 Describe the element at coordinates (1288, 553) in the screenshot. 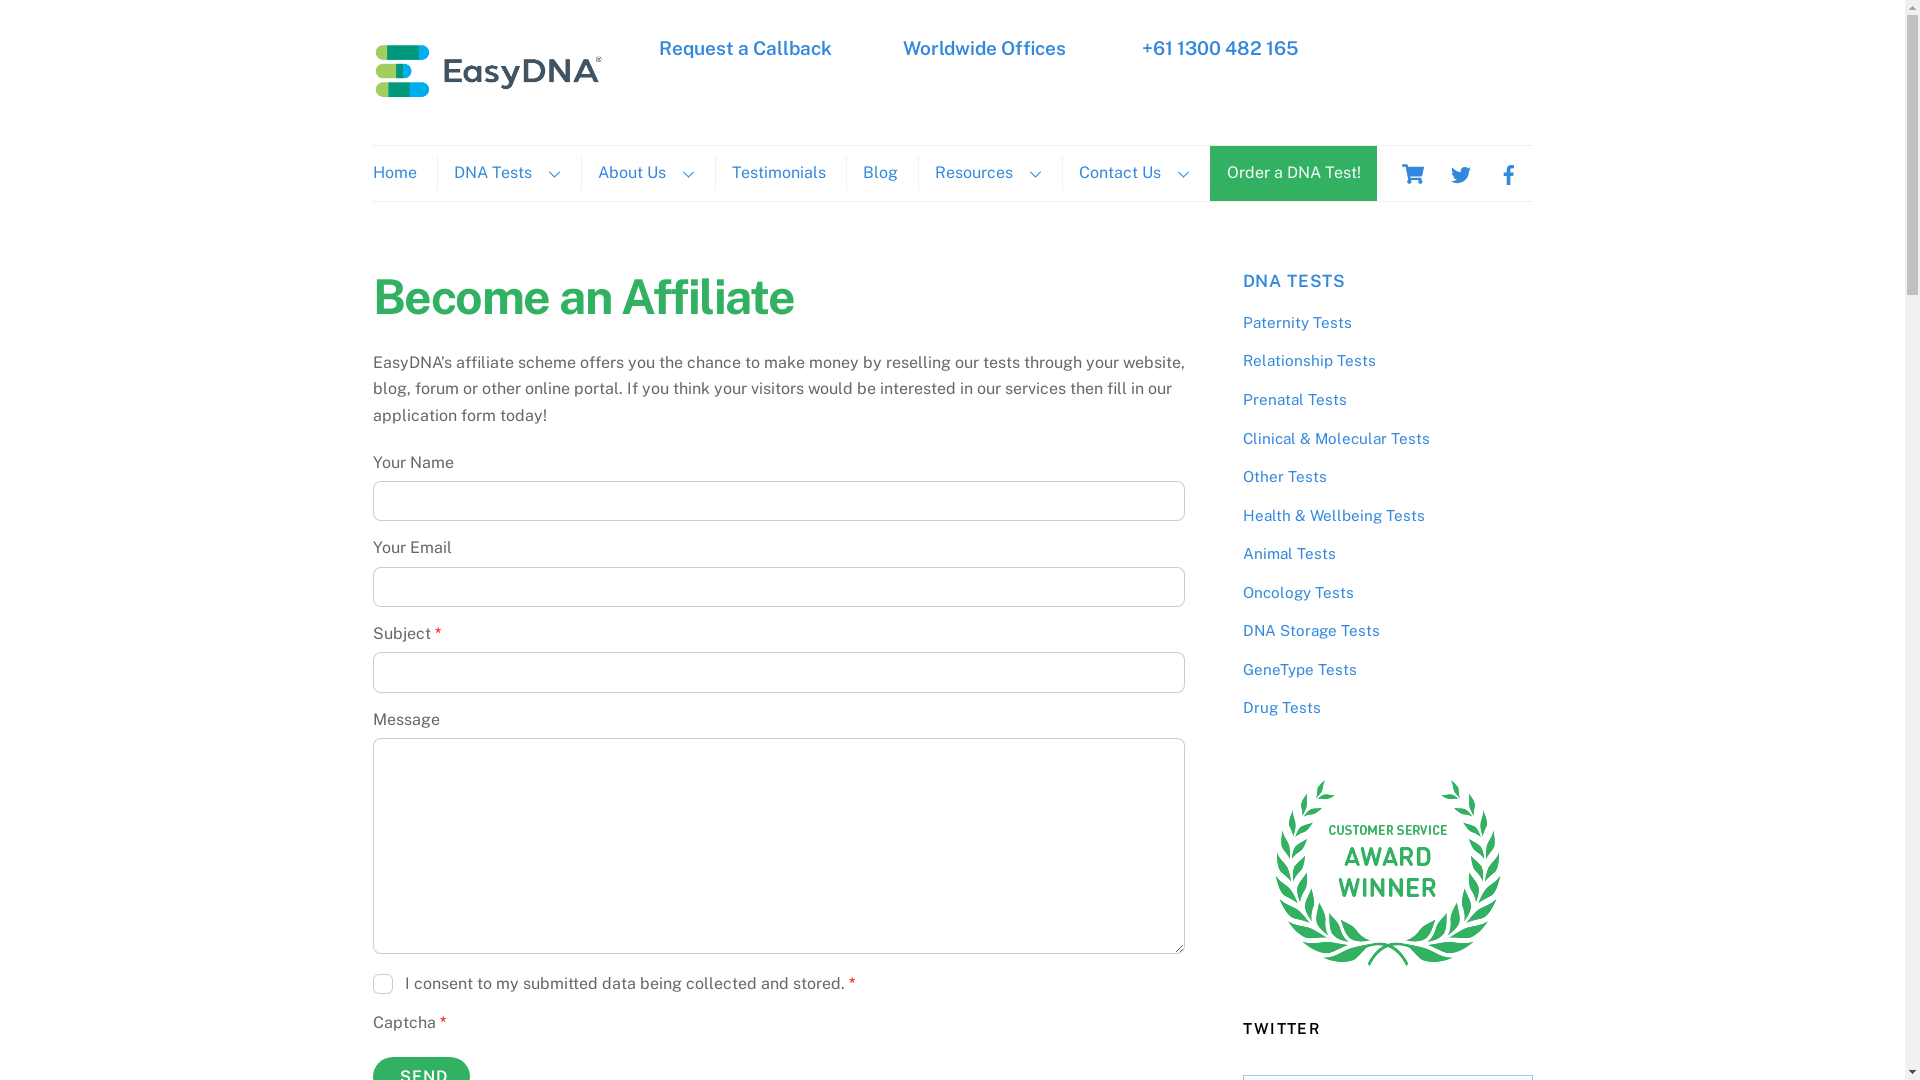

I see `'Animal Tests'` at that location.